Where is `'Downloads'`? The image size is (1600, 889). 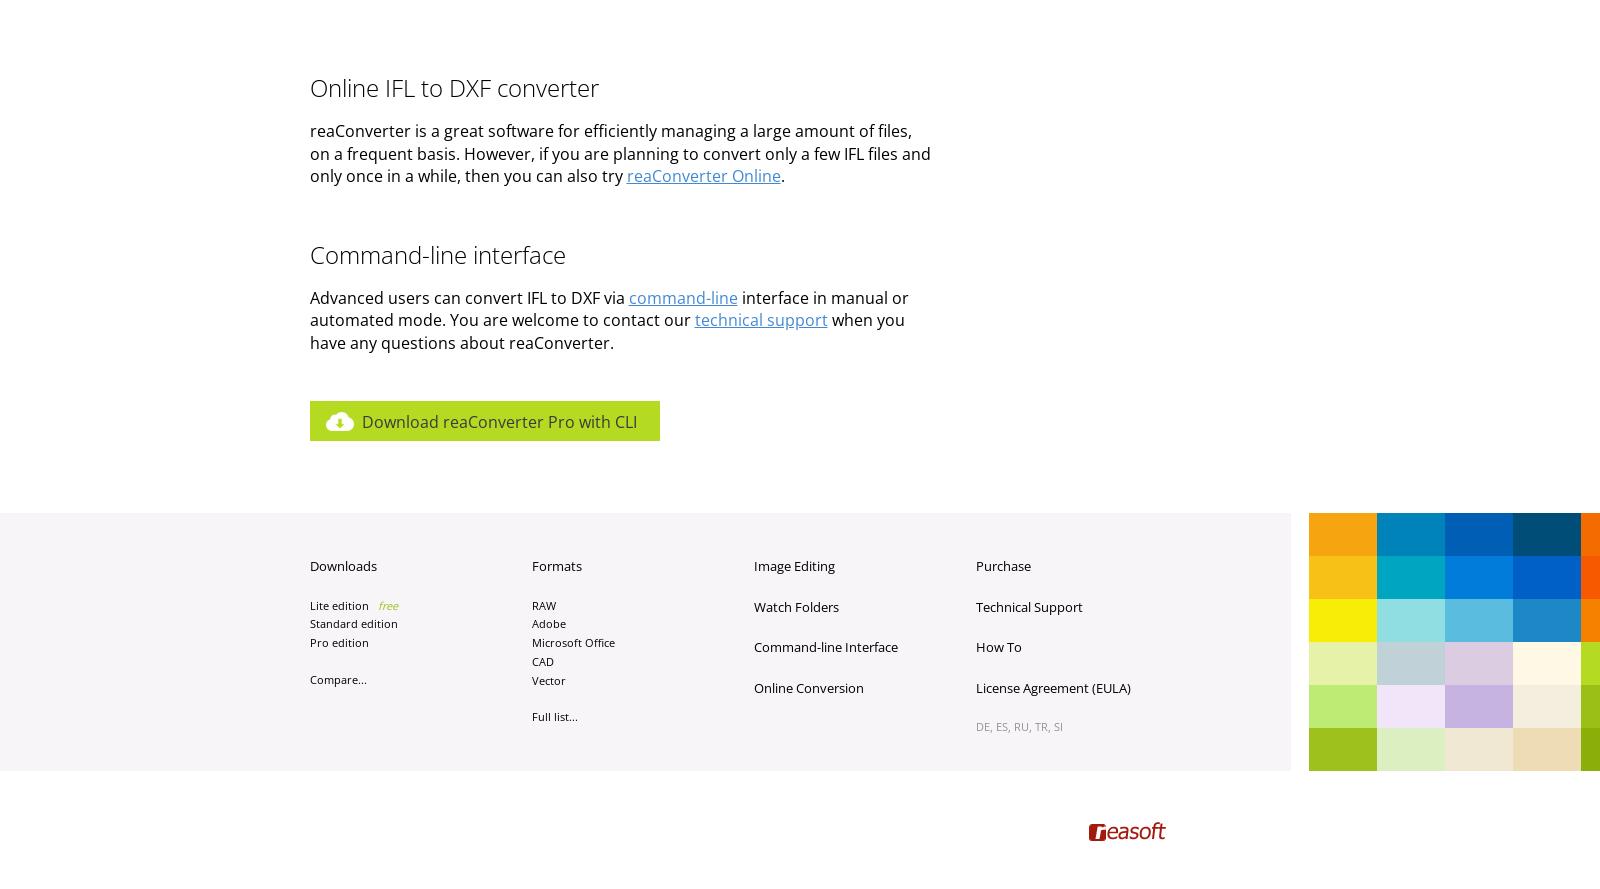
'Downloads' is located at coordinates (342, 566).